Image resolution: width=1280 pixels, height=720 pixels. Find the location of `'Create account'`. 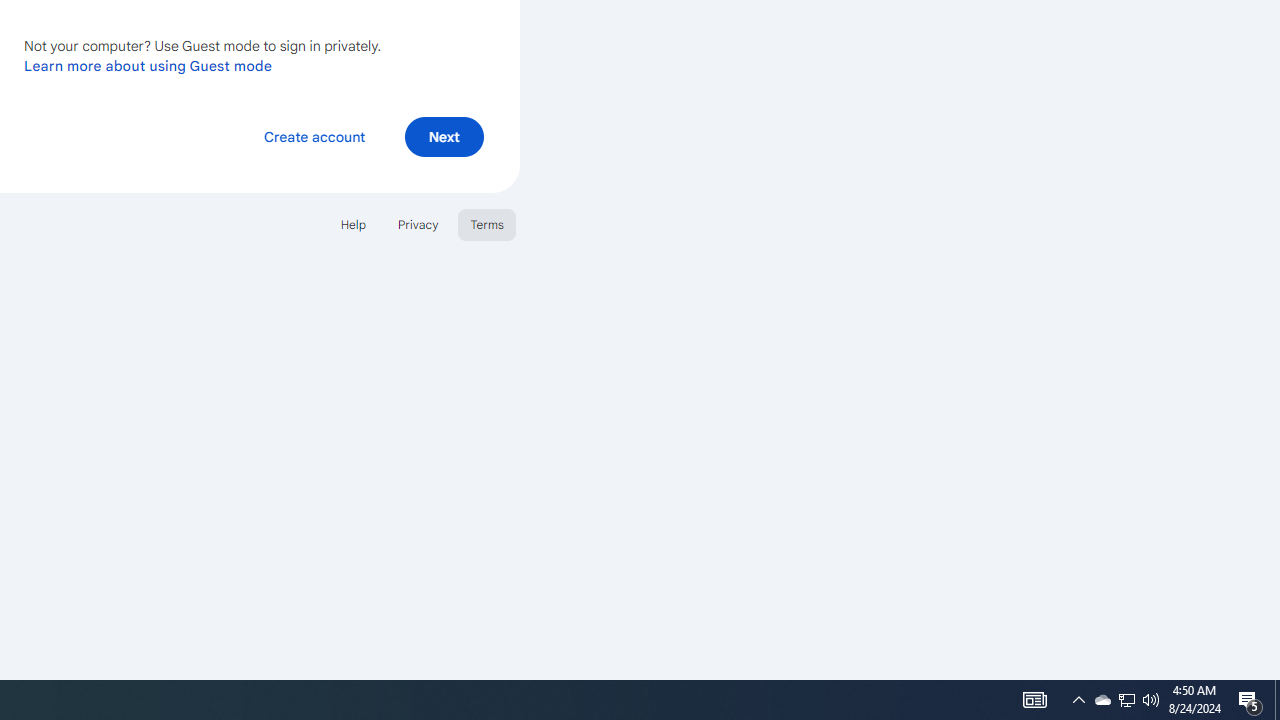

'Create account' is located at coordinates (313, 135).